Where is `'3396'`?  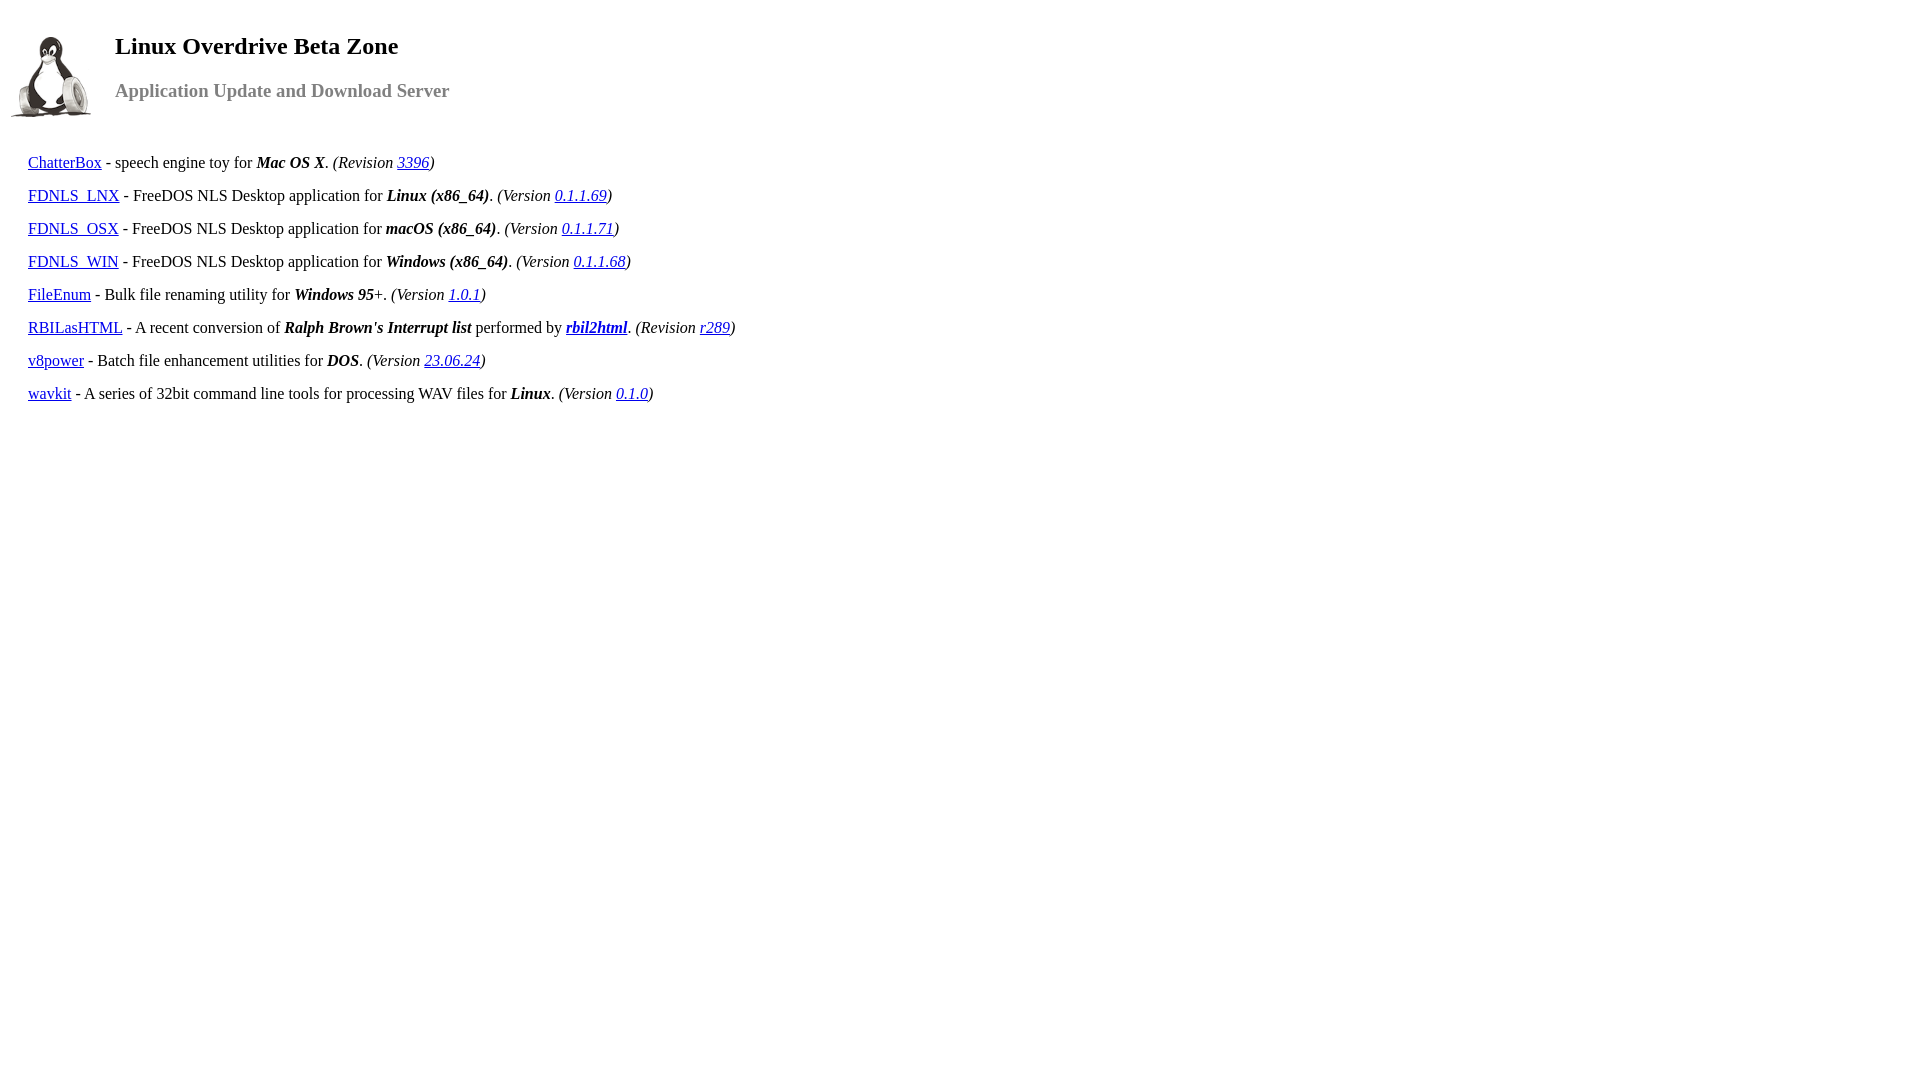 '3396' is located at coordinates (411, 161).